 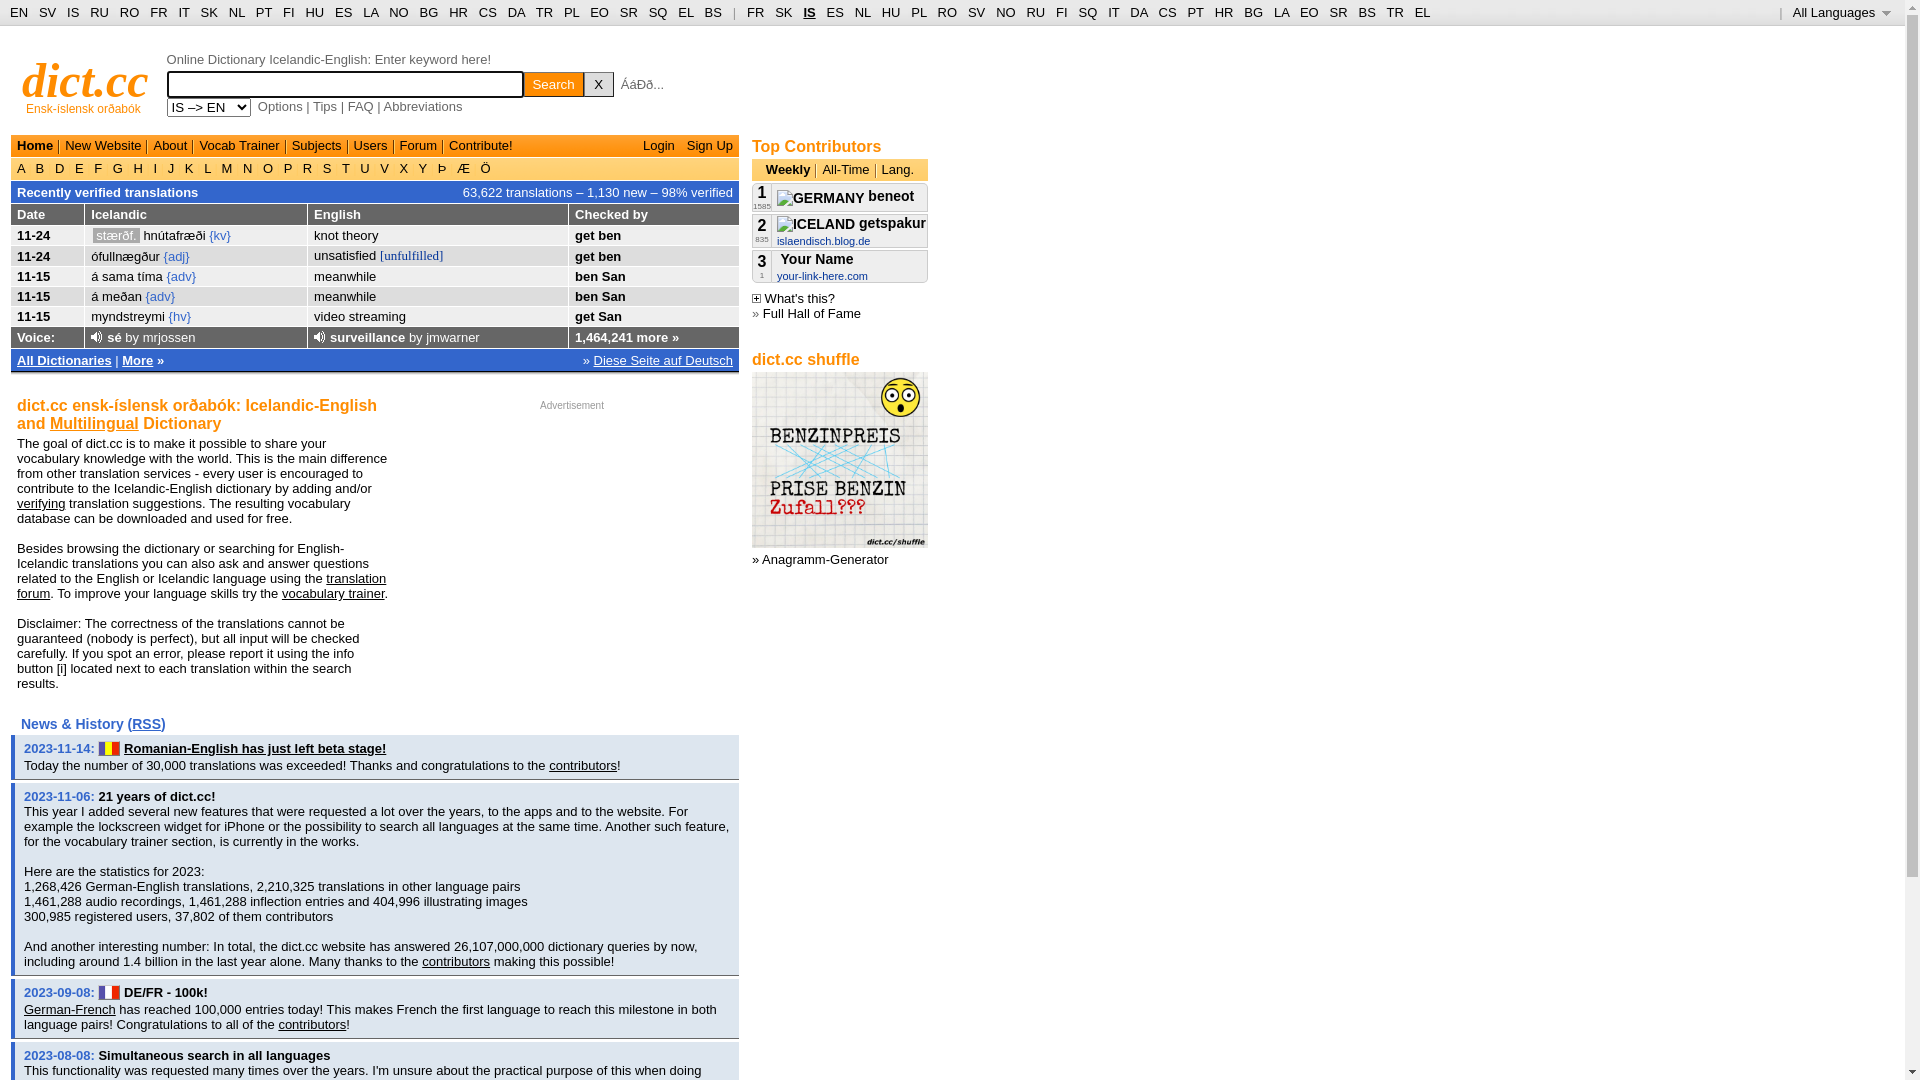 I want to click on 'islaendisch.blog.de', so click(x=824, y=239).